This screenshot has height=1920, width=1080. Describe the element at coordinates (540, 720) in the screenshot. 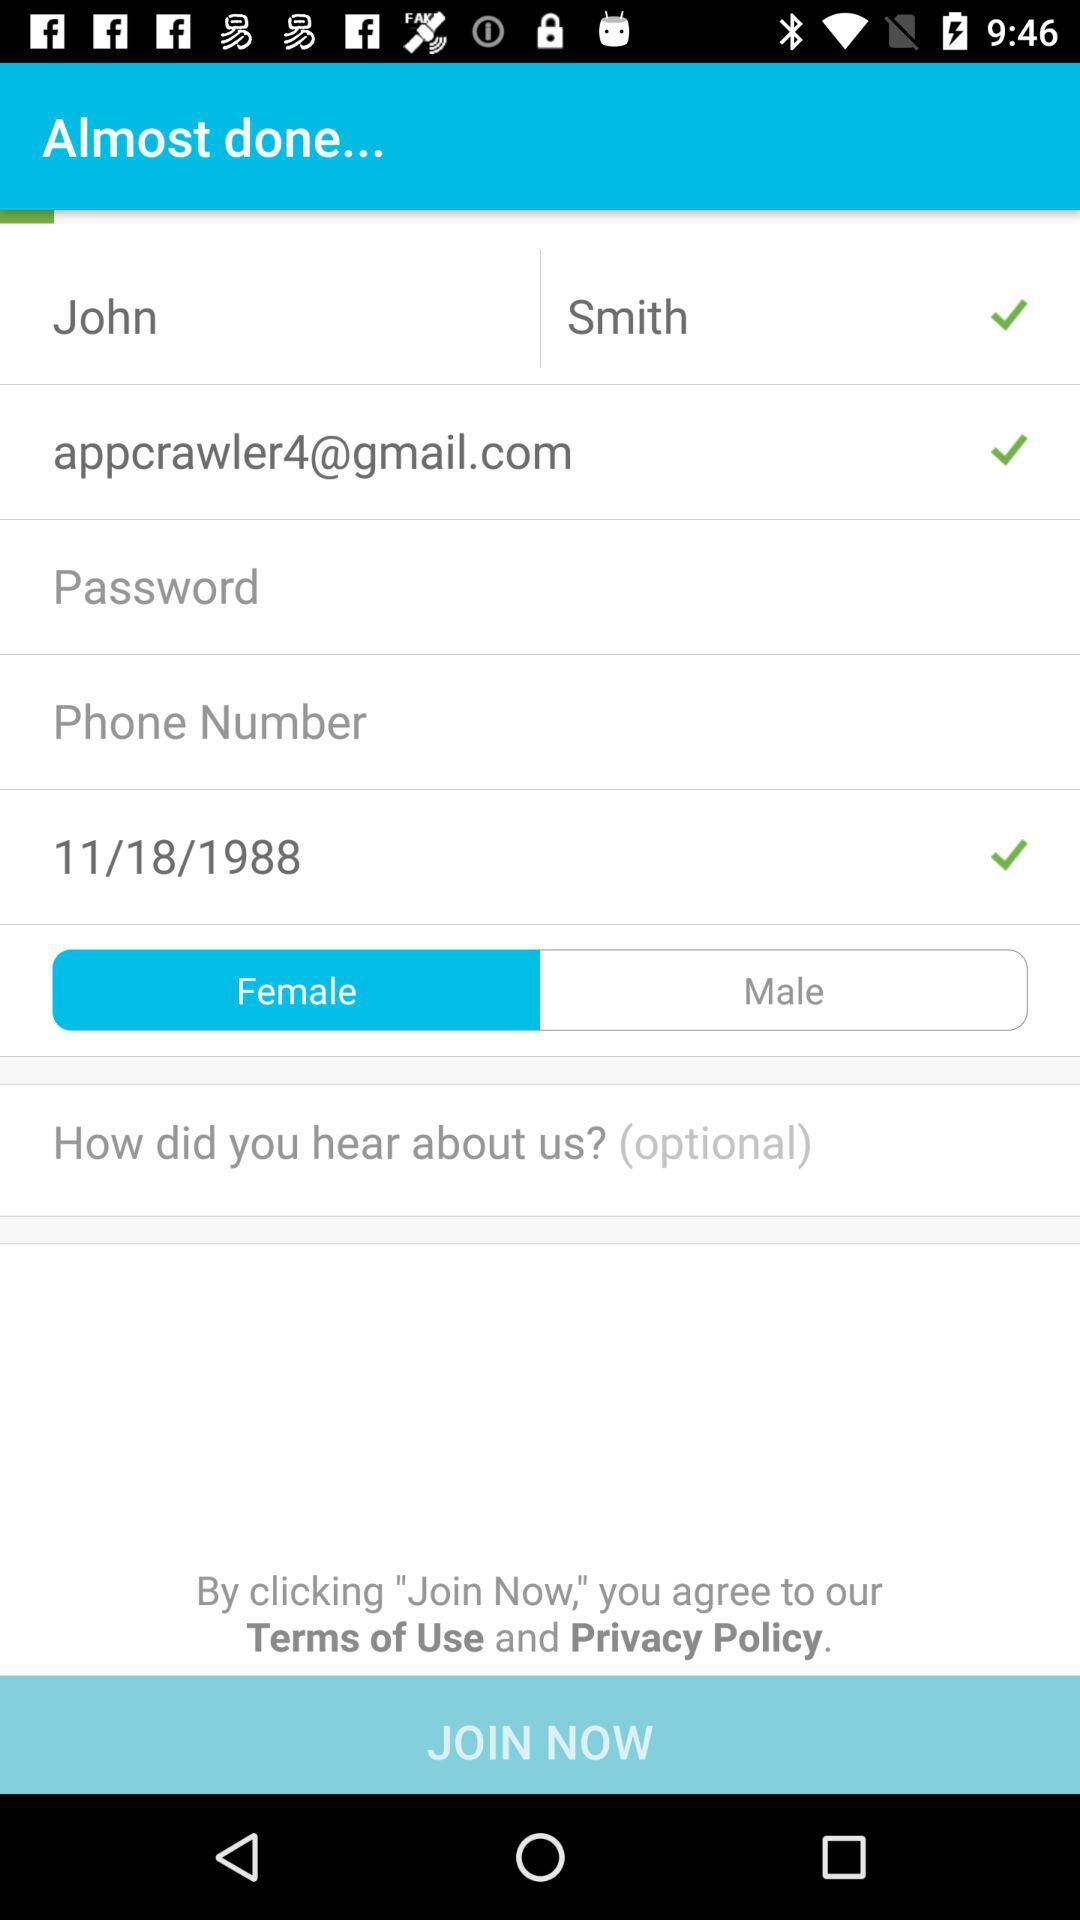

I see `the text box which says phone number` at that location.